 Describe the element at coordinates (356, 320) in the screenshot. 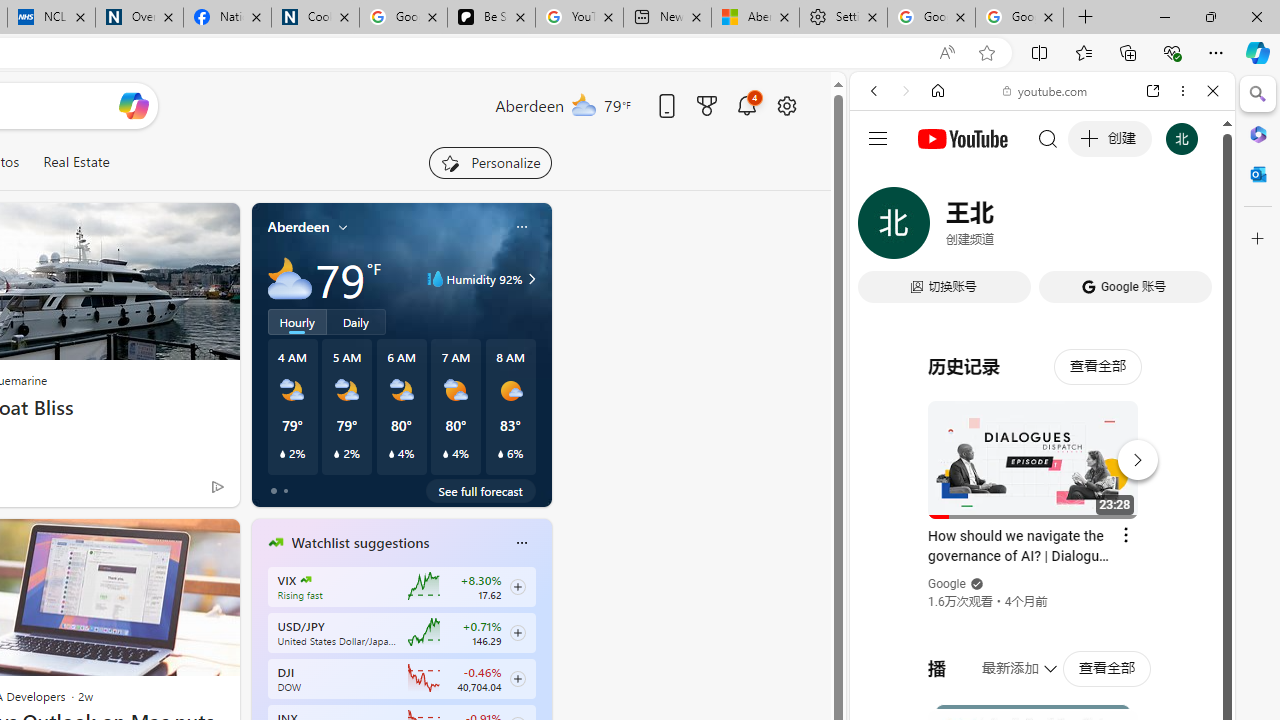

I see `'Daily'` at that location.